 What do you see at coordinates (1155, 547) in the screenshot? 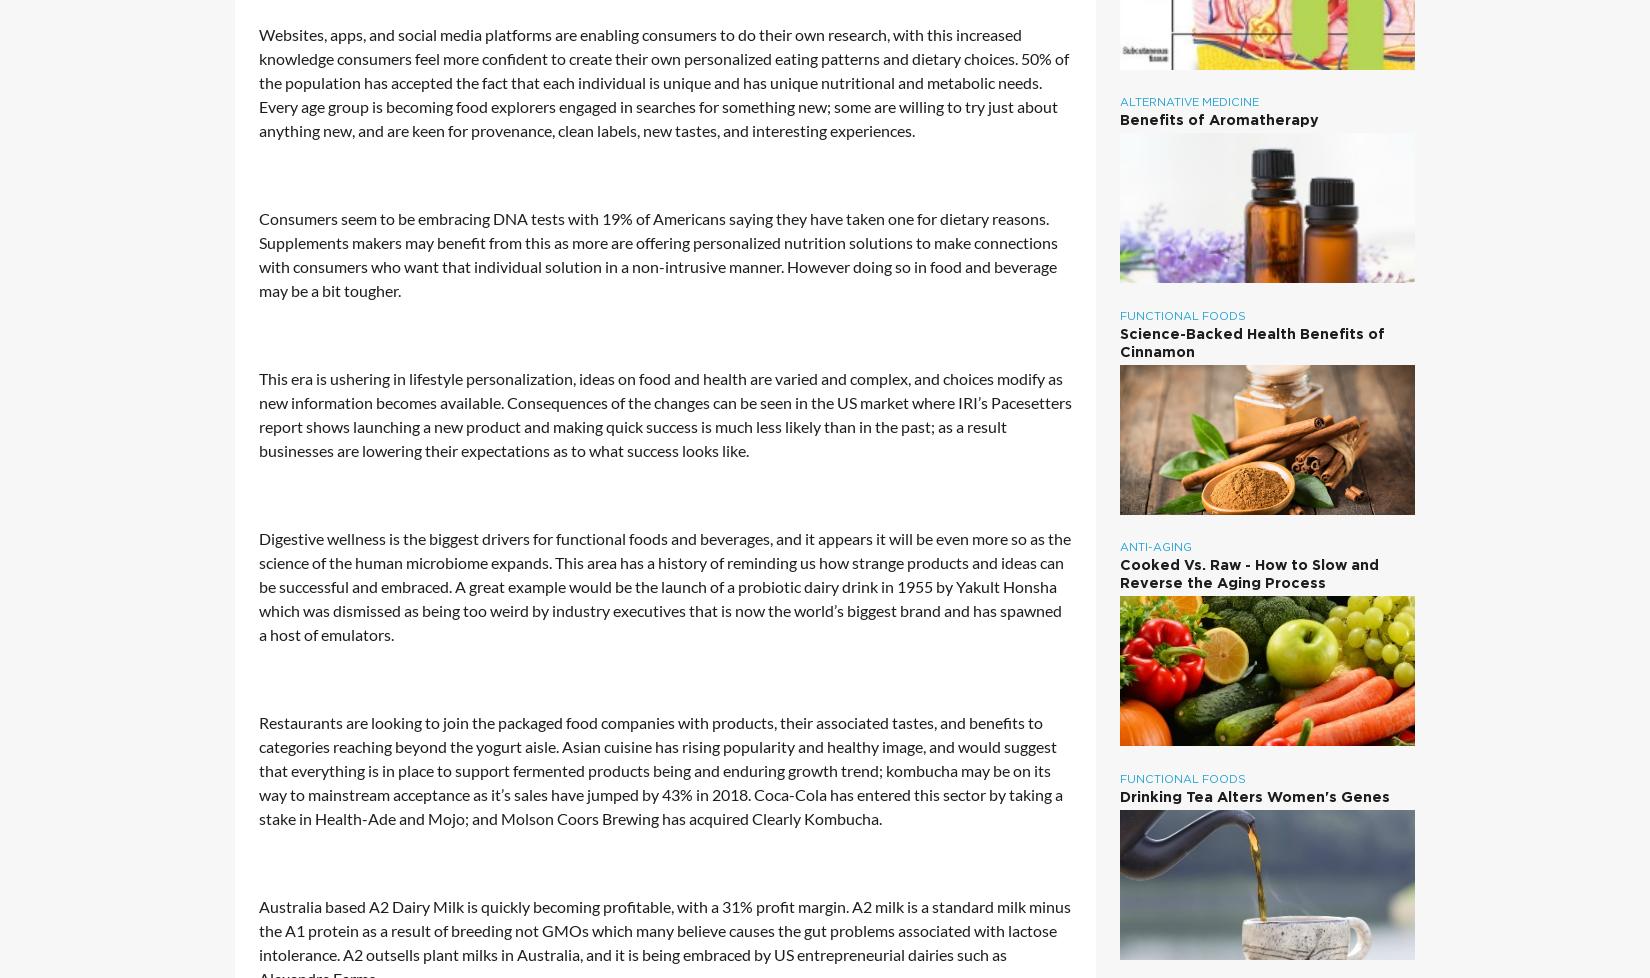
I see `'Anti-Aging'` at bounding box center [1155, 547].